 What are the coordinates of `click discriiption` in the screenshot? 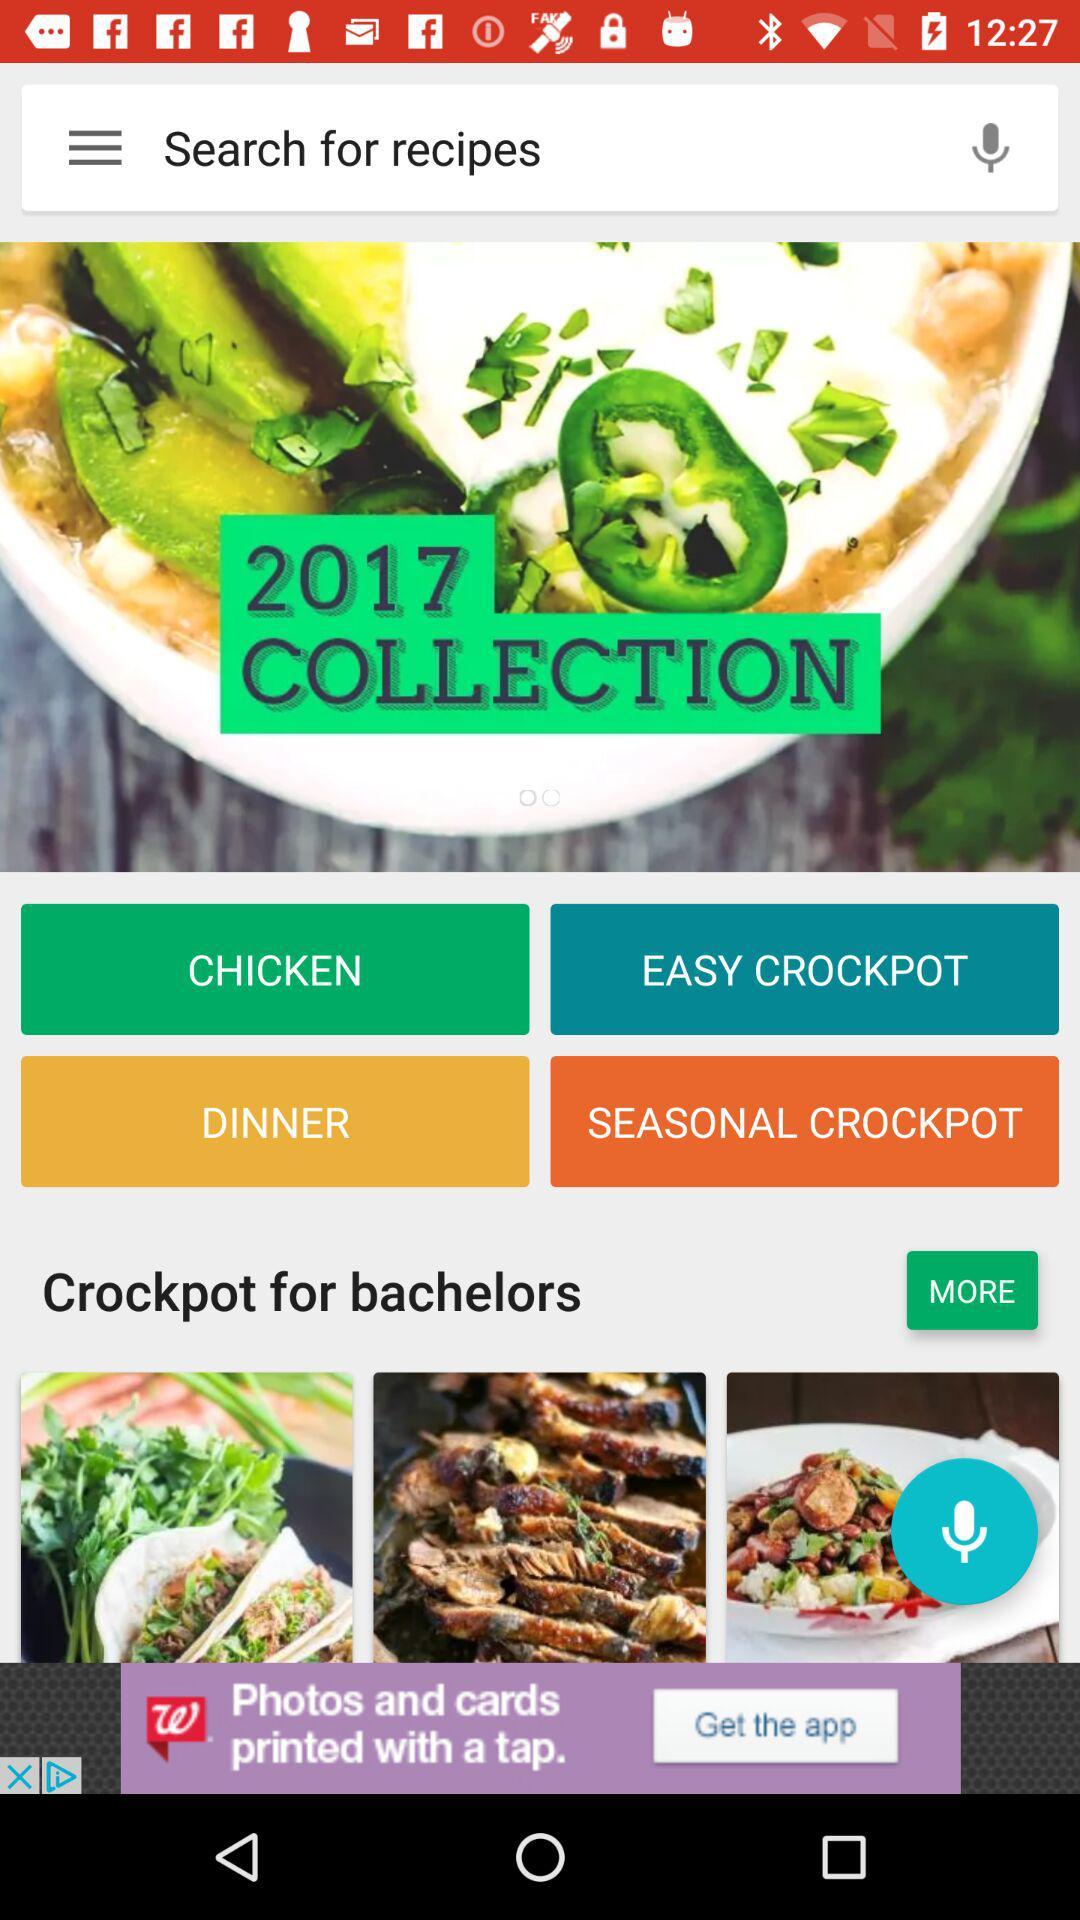 It's located at (540, 557).